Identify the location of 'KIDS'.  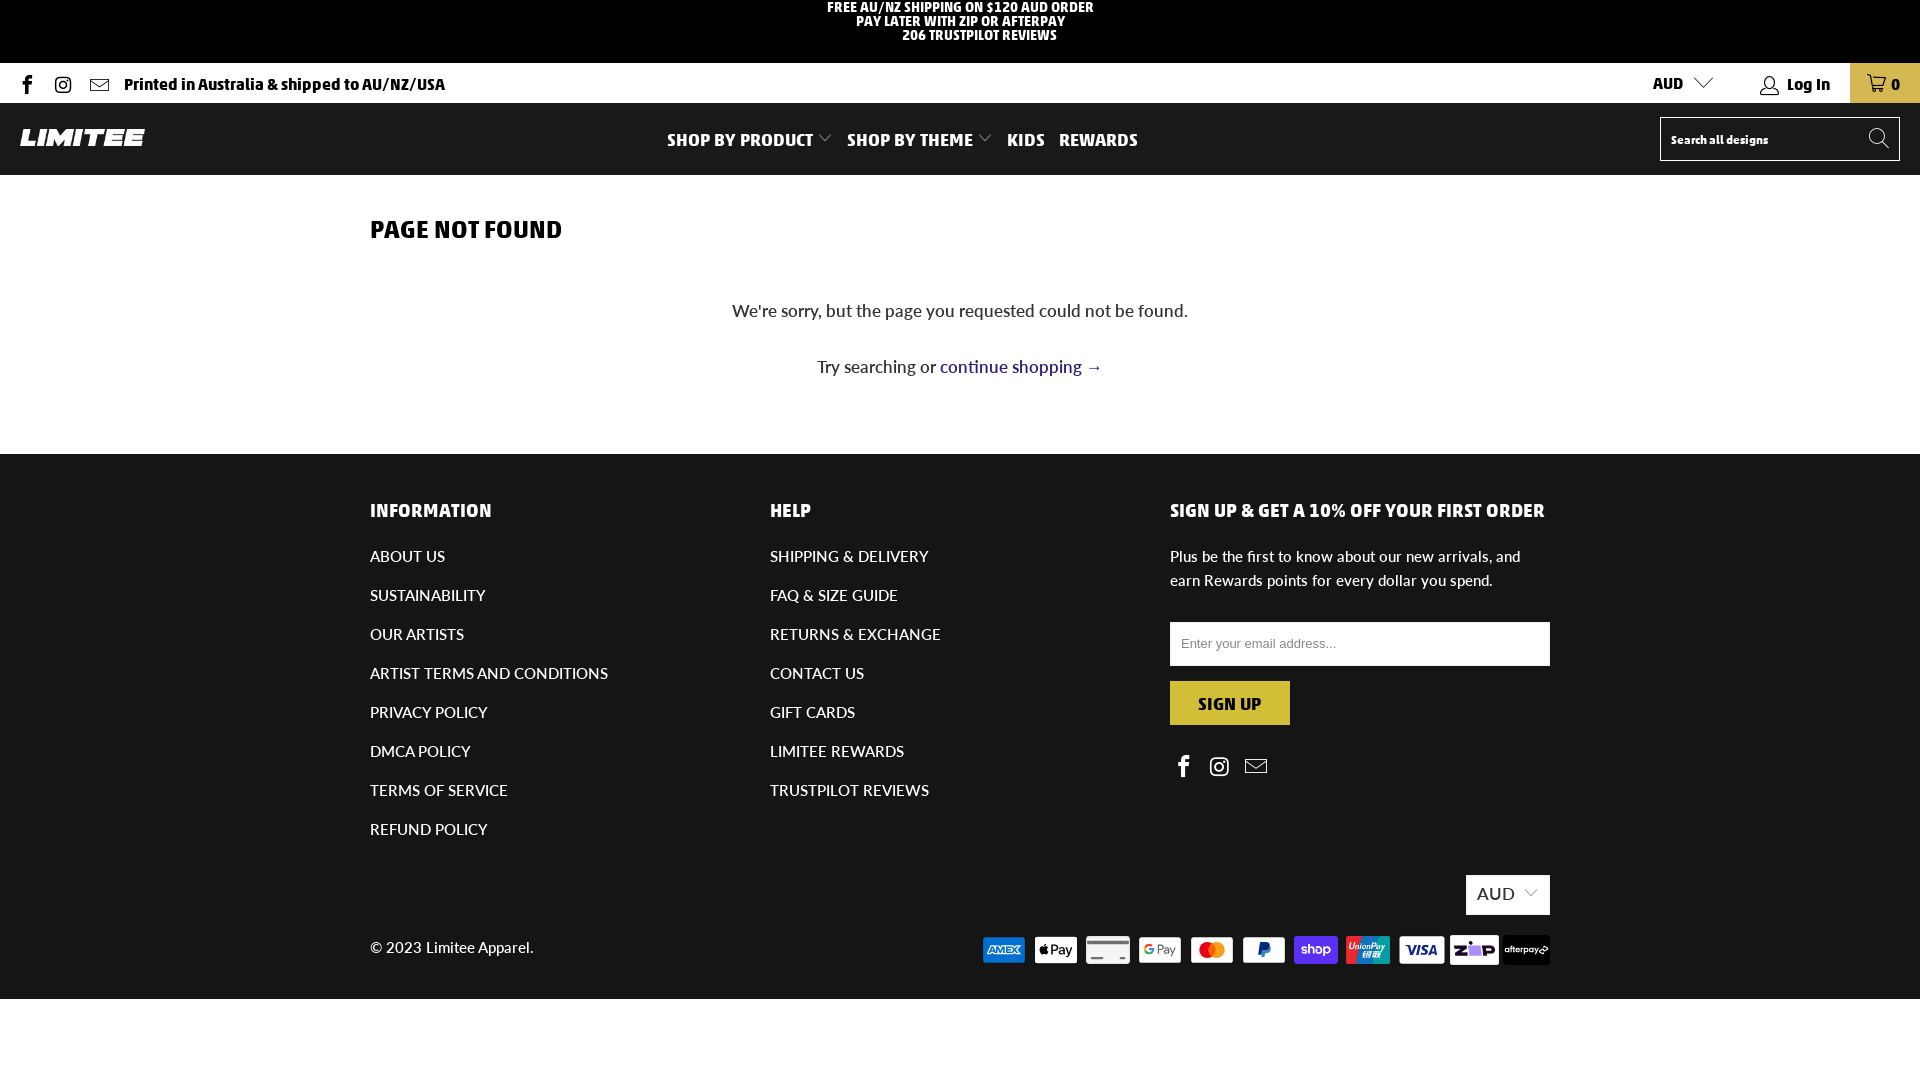
(1026, 137).